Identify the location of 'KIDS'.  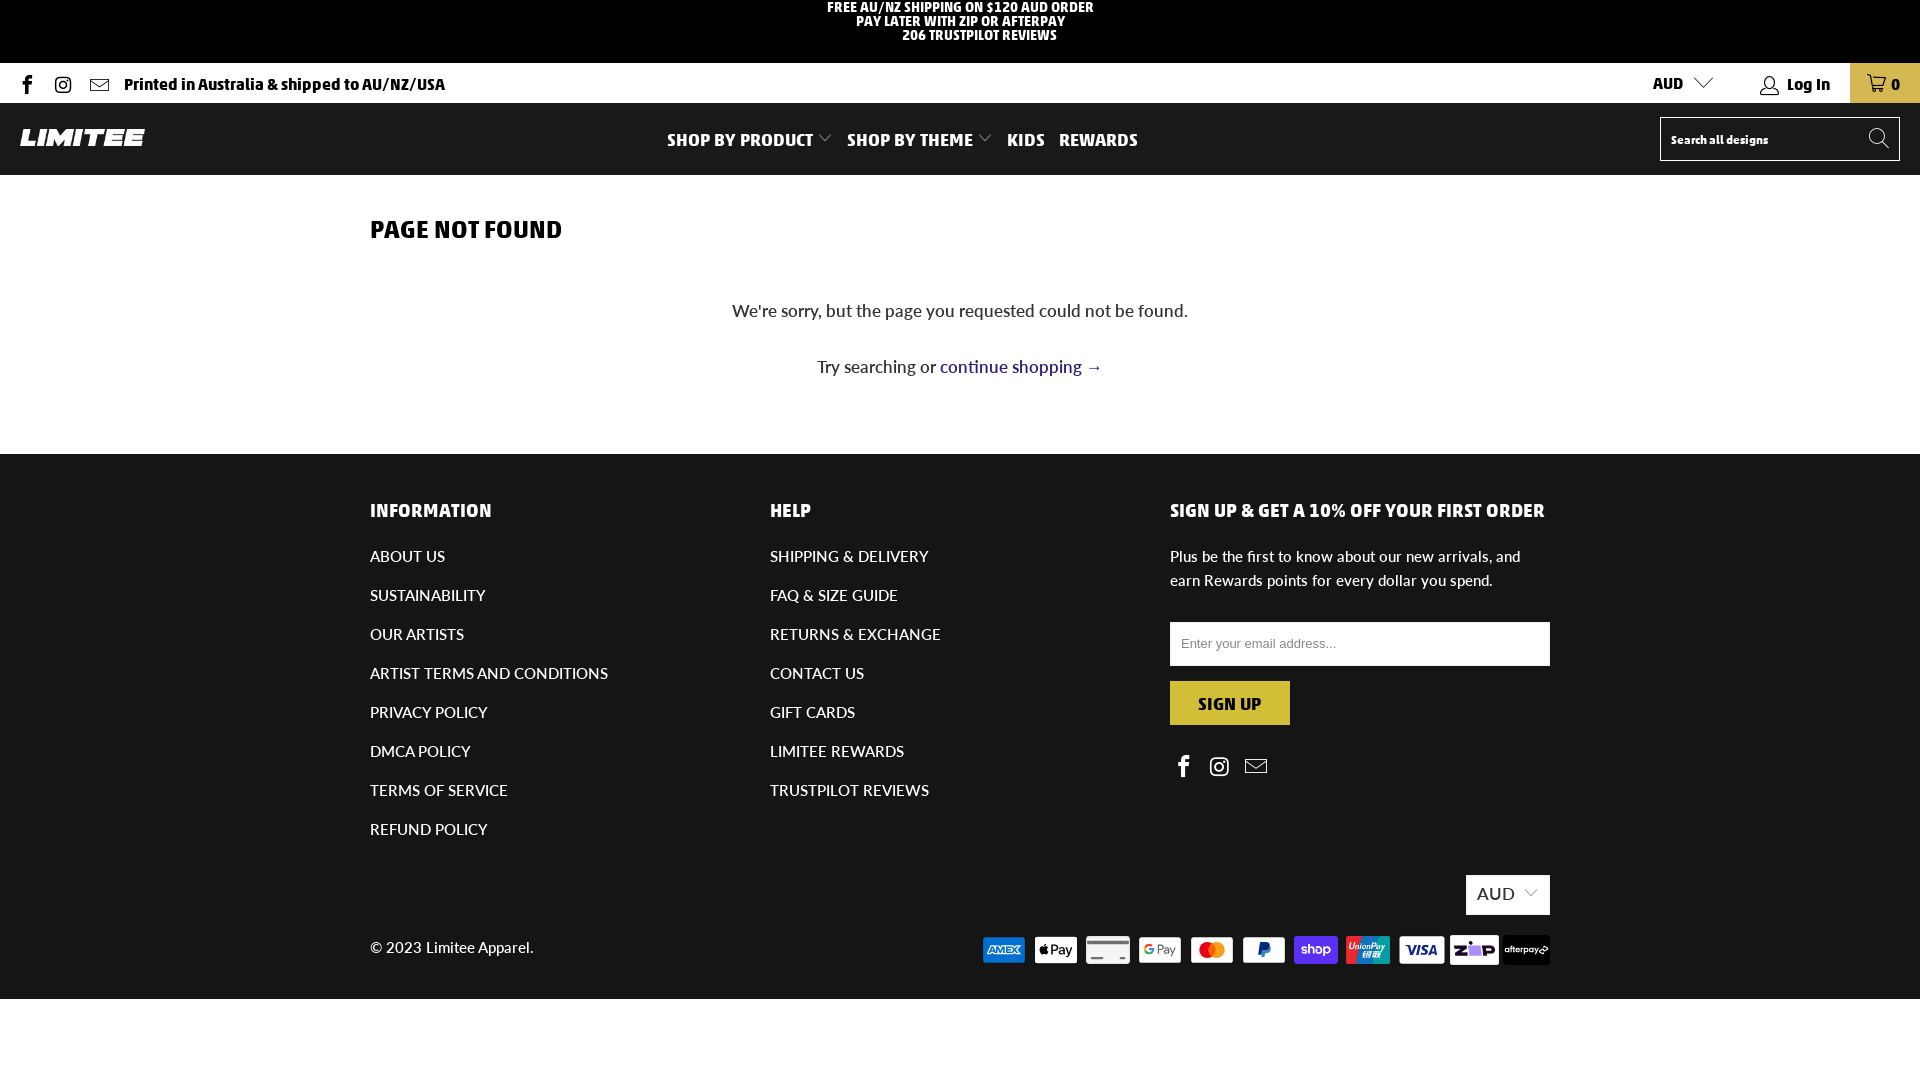
(1026, 137).